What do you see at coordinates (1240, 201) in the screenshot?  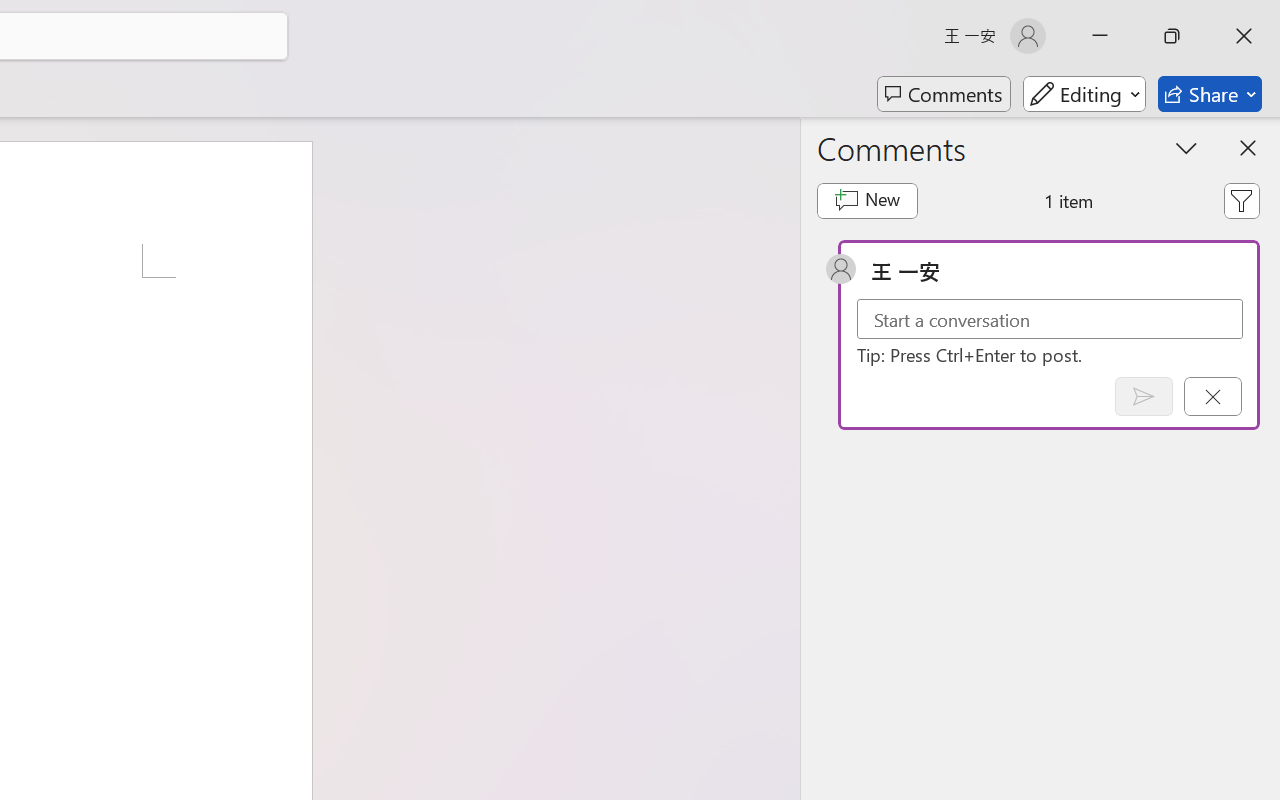 I see `'Filter'` at bounding box center [1240, 201].